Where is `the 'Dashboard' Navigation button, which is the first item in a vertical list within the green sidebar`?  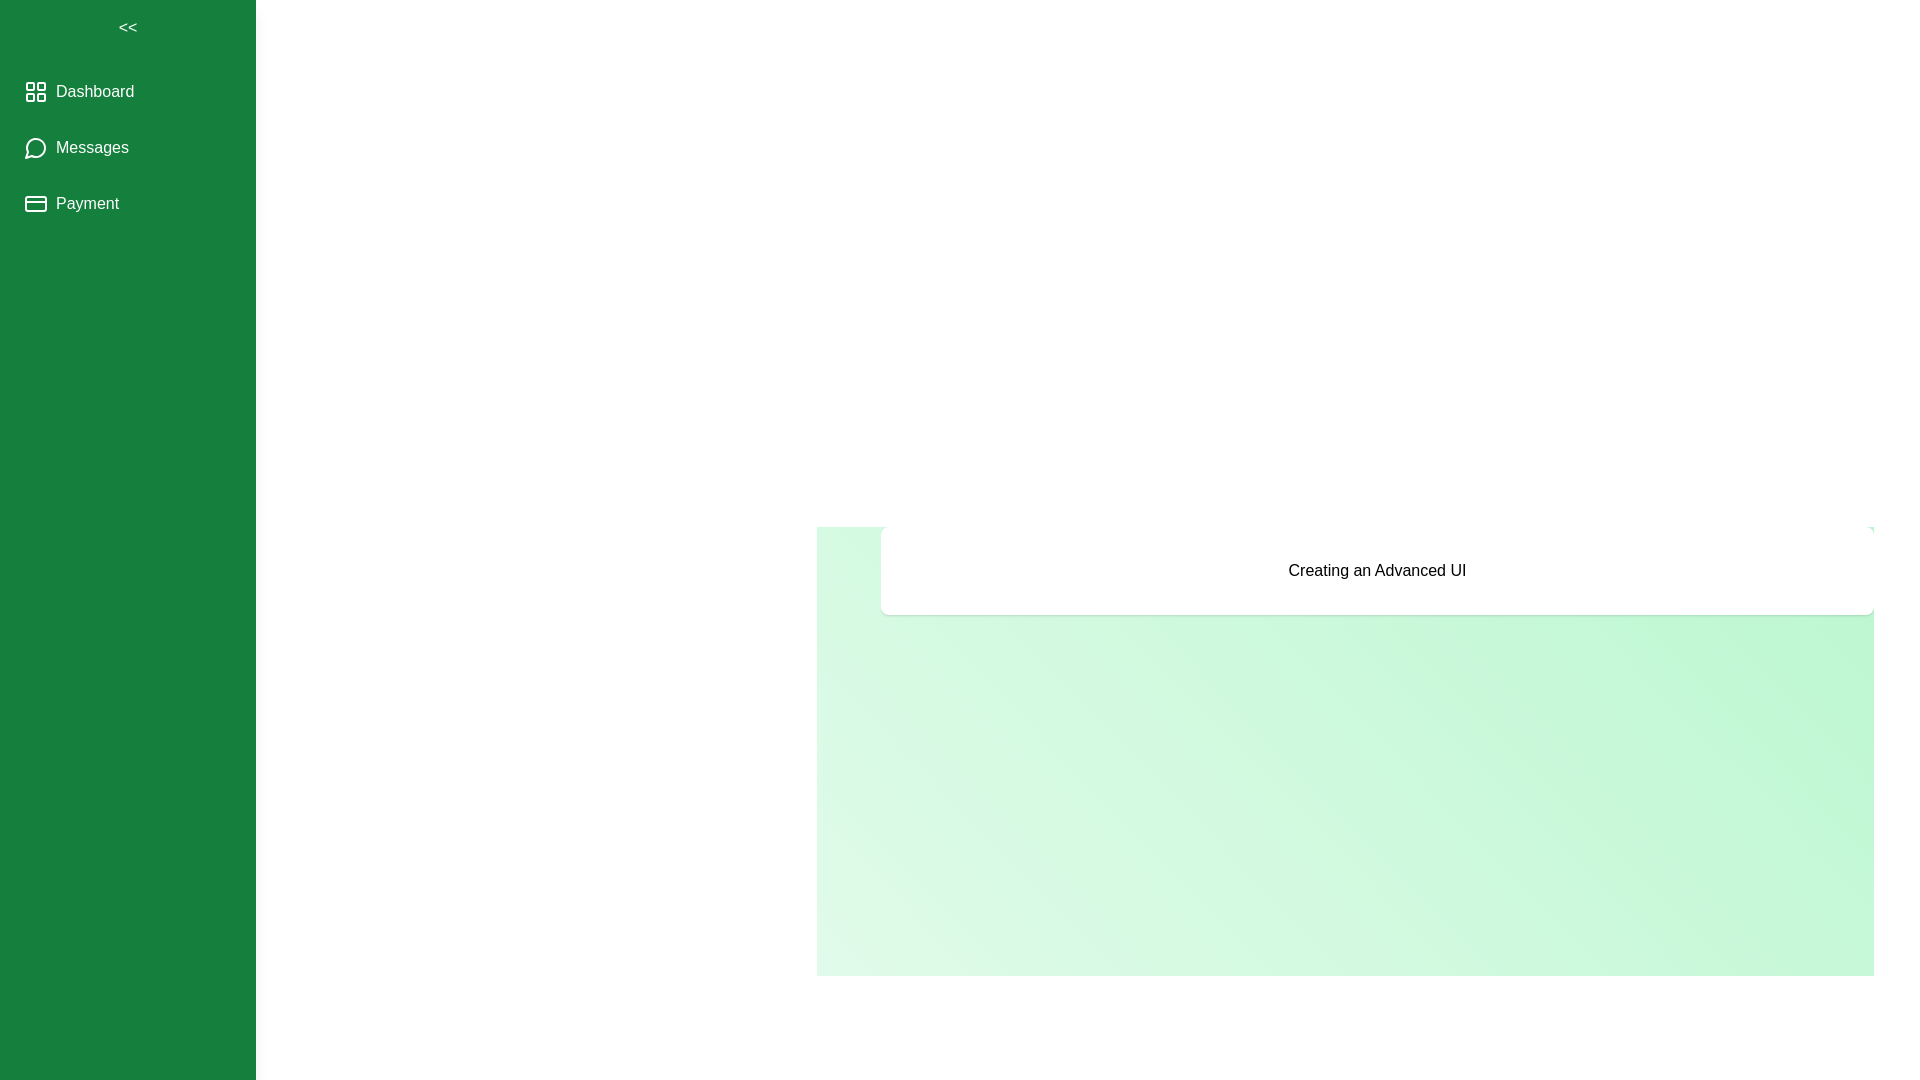
the 'Dashboard' Navigation button, which is the first item in a vertical list within the green sidebar is located at coordinates (79, 92).